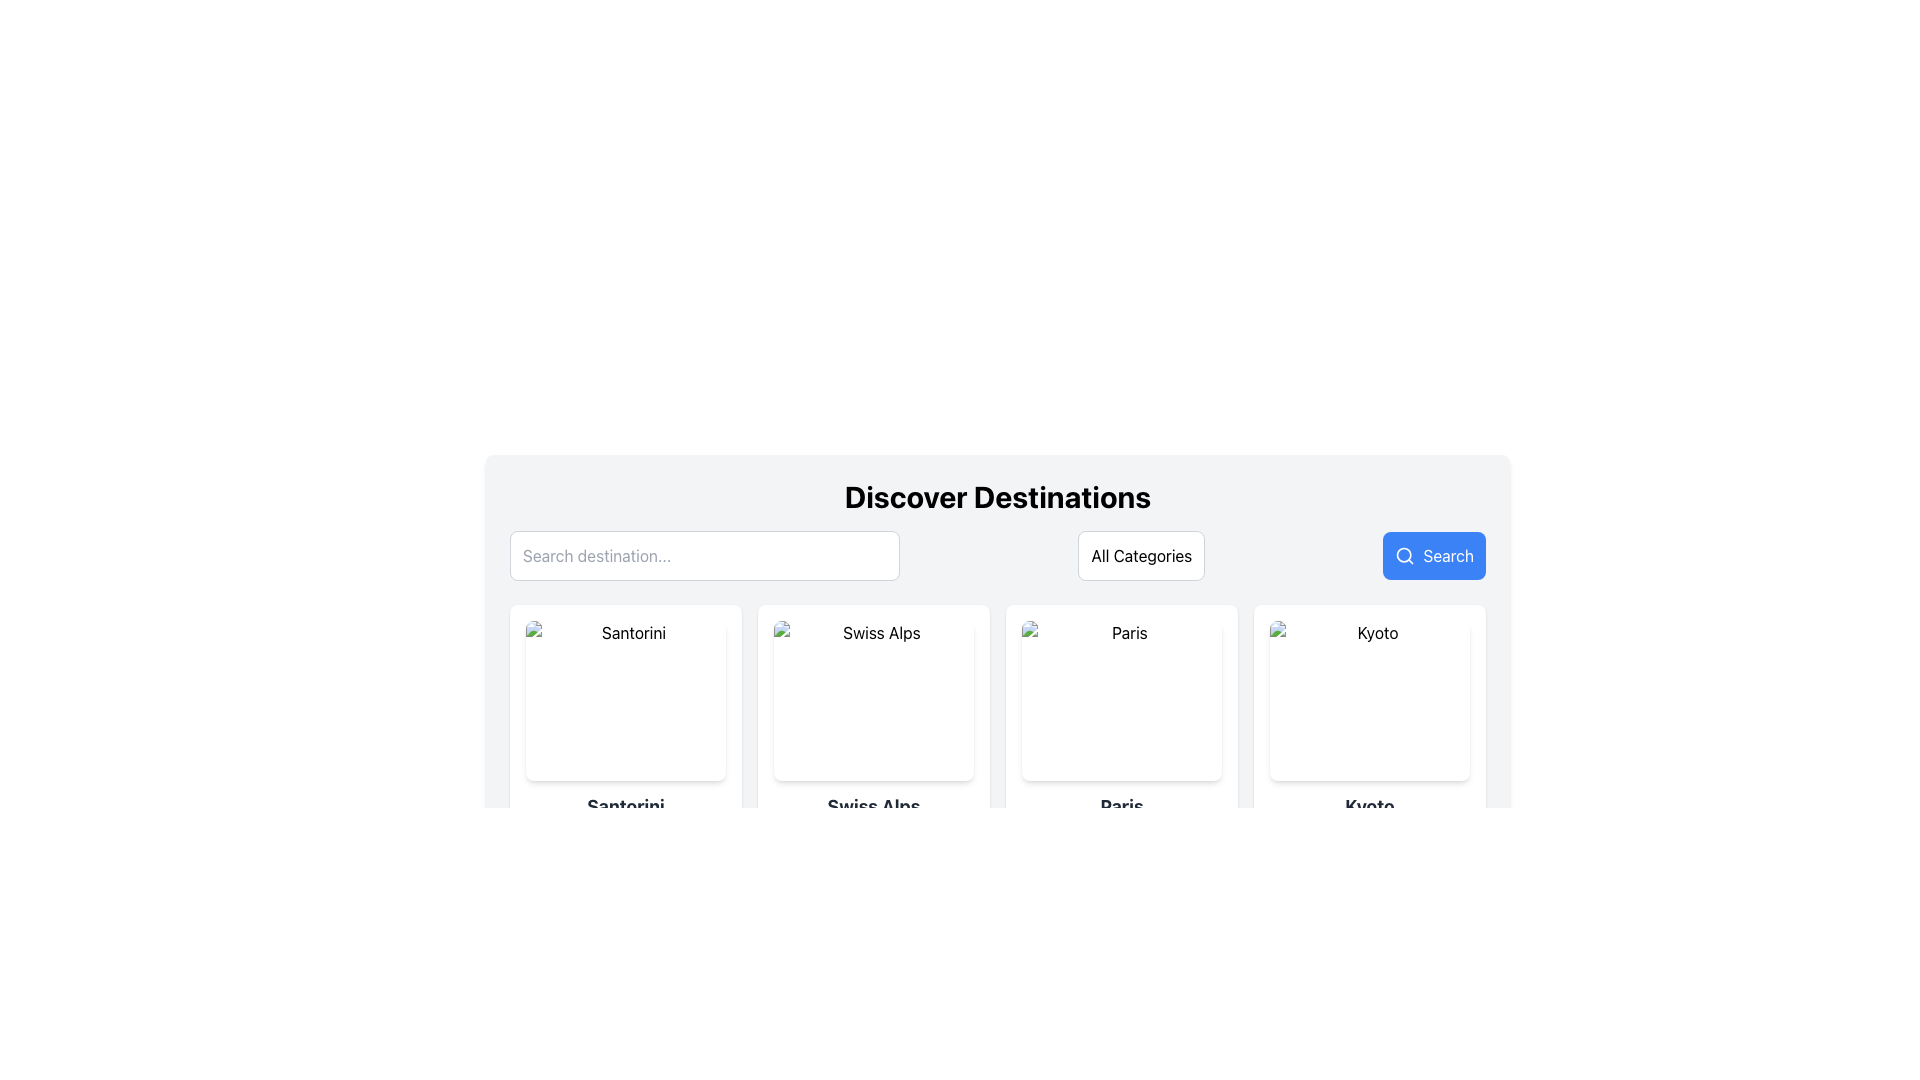 Image resolution: width=1920 pixels, height=1080 pixels. I want to click on the magnifying glass icon within the rounded blue 'Search' button located at the top-right corner of the layout, so click(1404, 555).